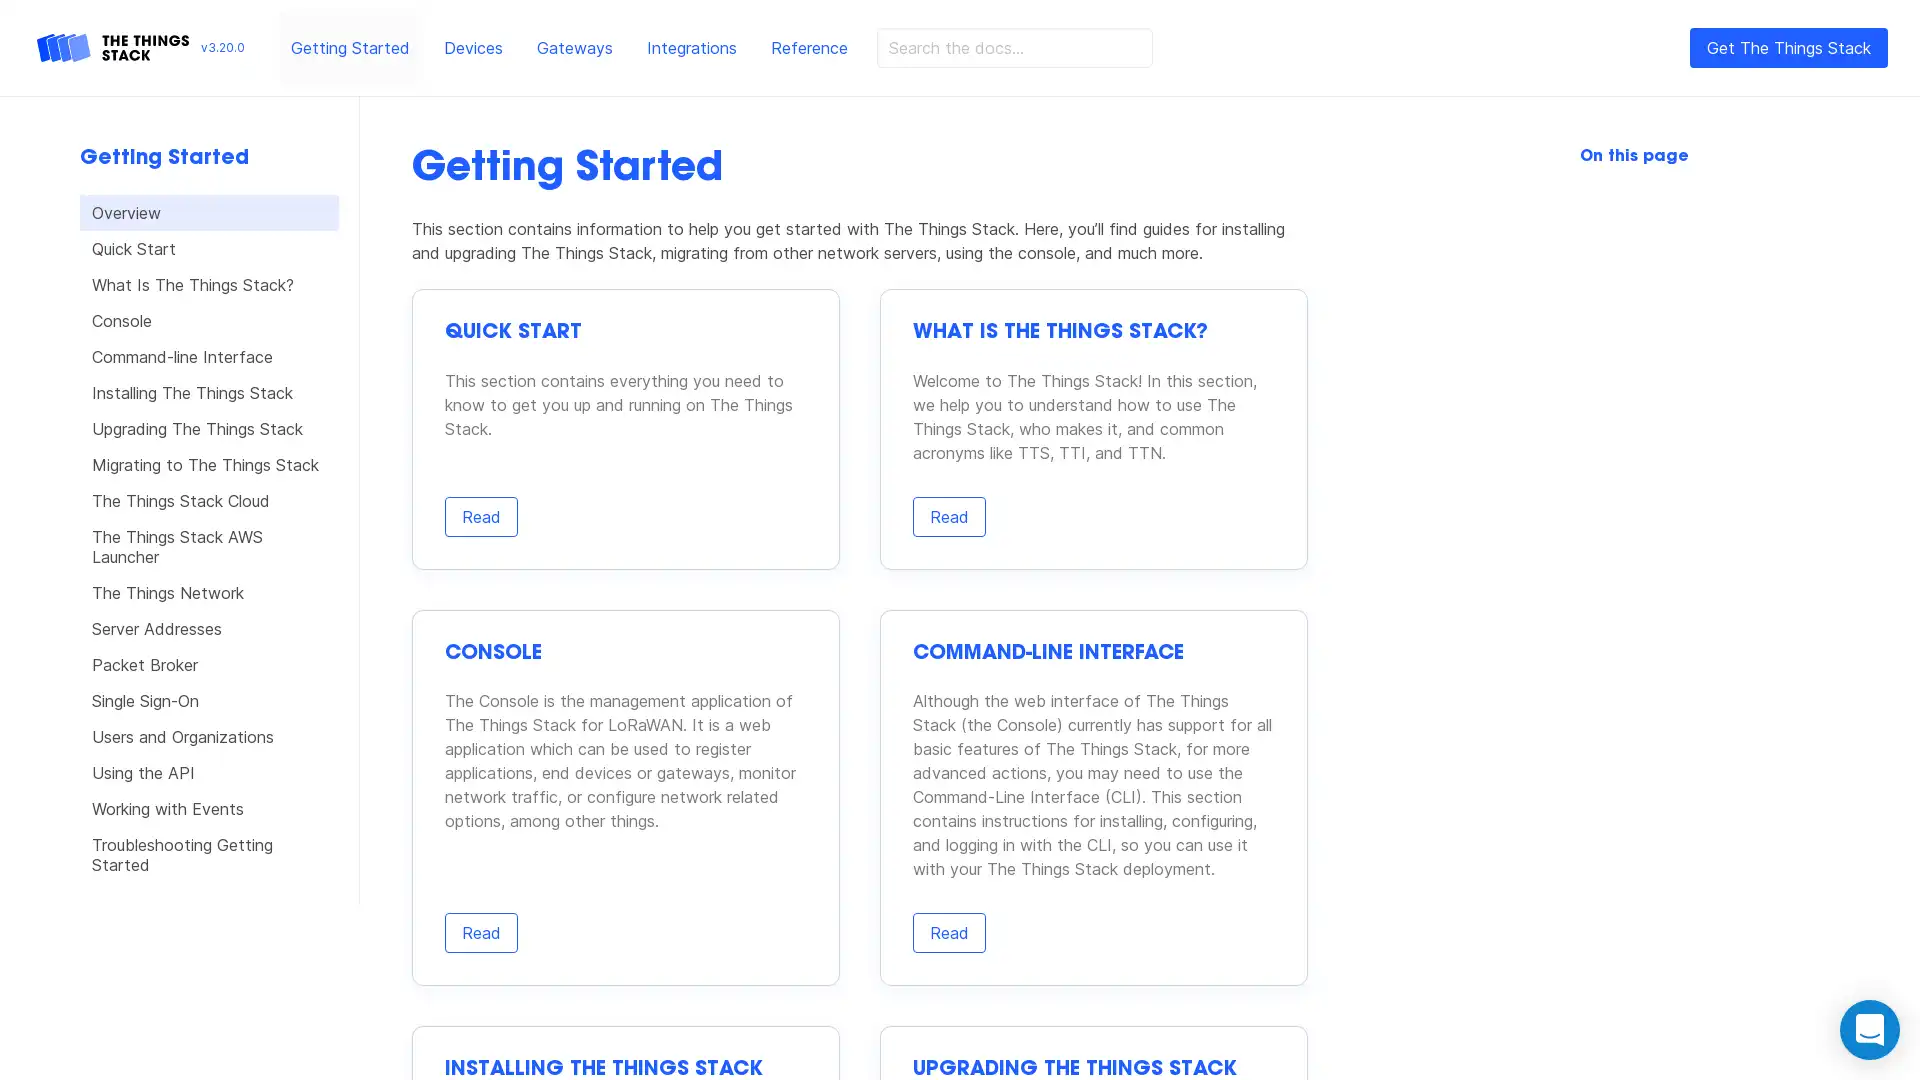  I want to click on Open Intercom Messenger, so click(1869, 1029).